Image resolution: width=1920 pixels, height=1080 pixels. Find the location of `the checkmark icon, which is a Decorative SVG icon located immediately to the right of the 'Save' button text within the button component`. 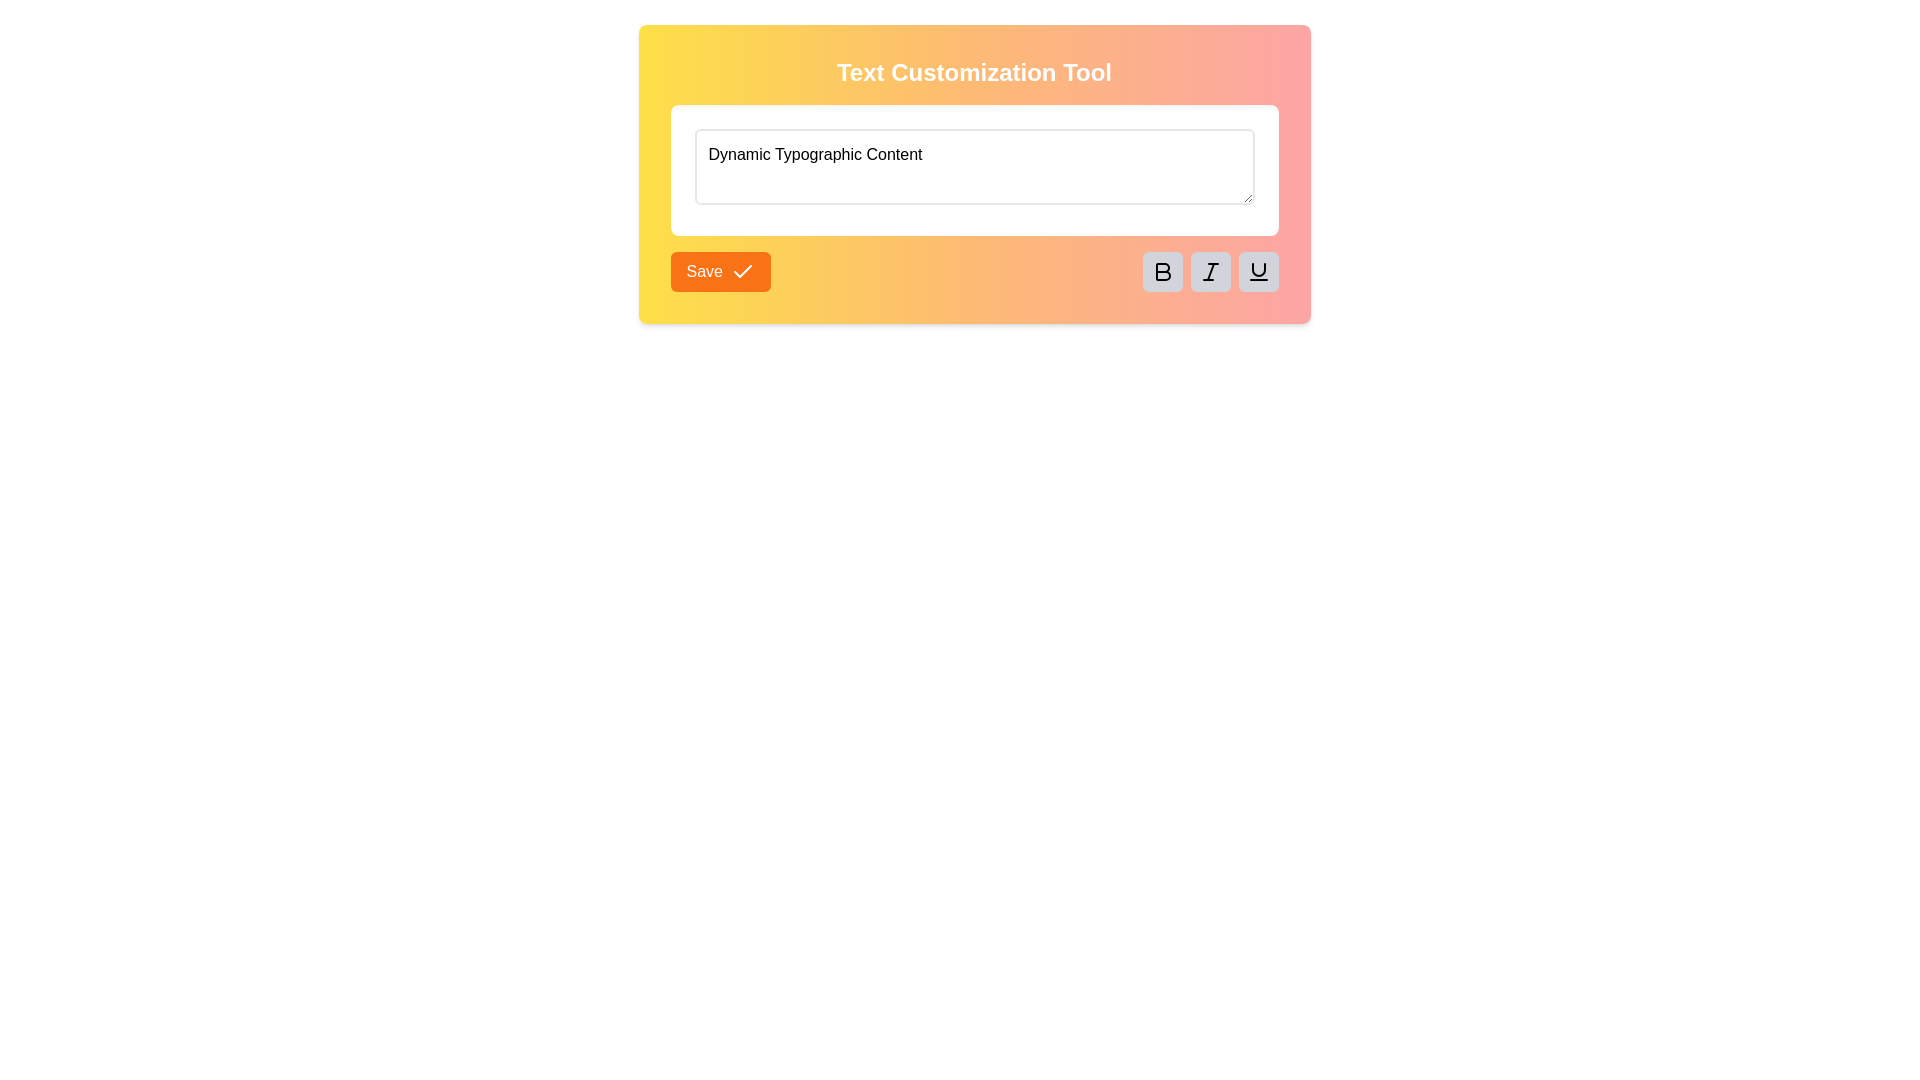

the checkmark icon, which is a Decorative SVG icon located immediately to the right of the 'Save' button text within the button component is located at coordinates (742, 271).